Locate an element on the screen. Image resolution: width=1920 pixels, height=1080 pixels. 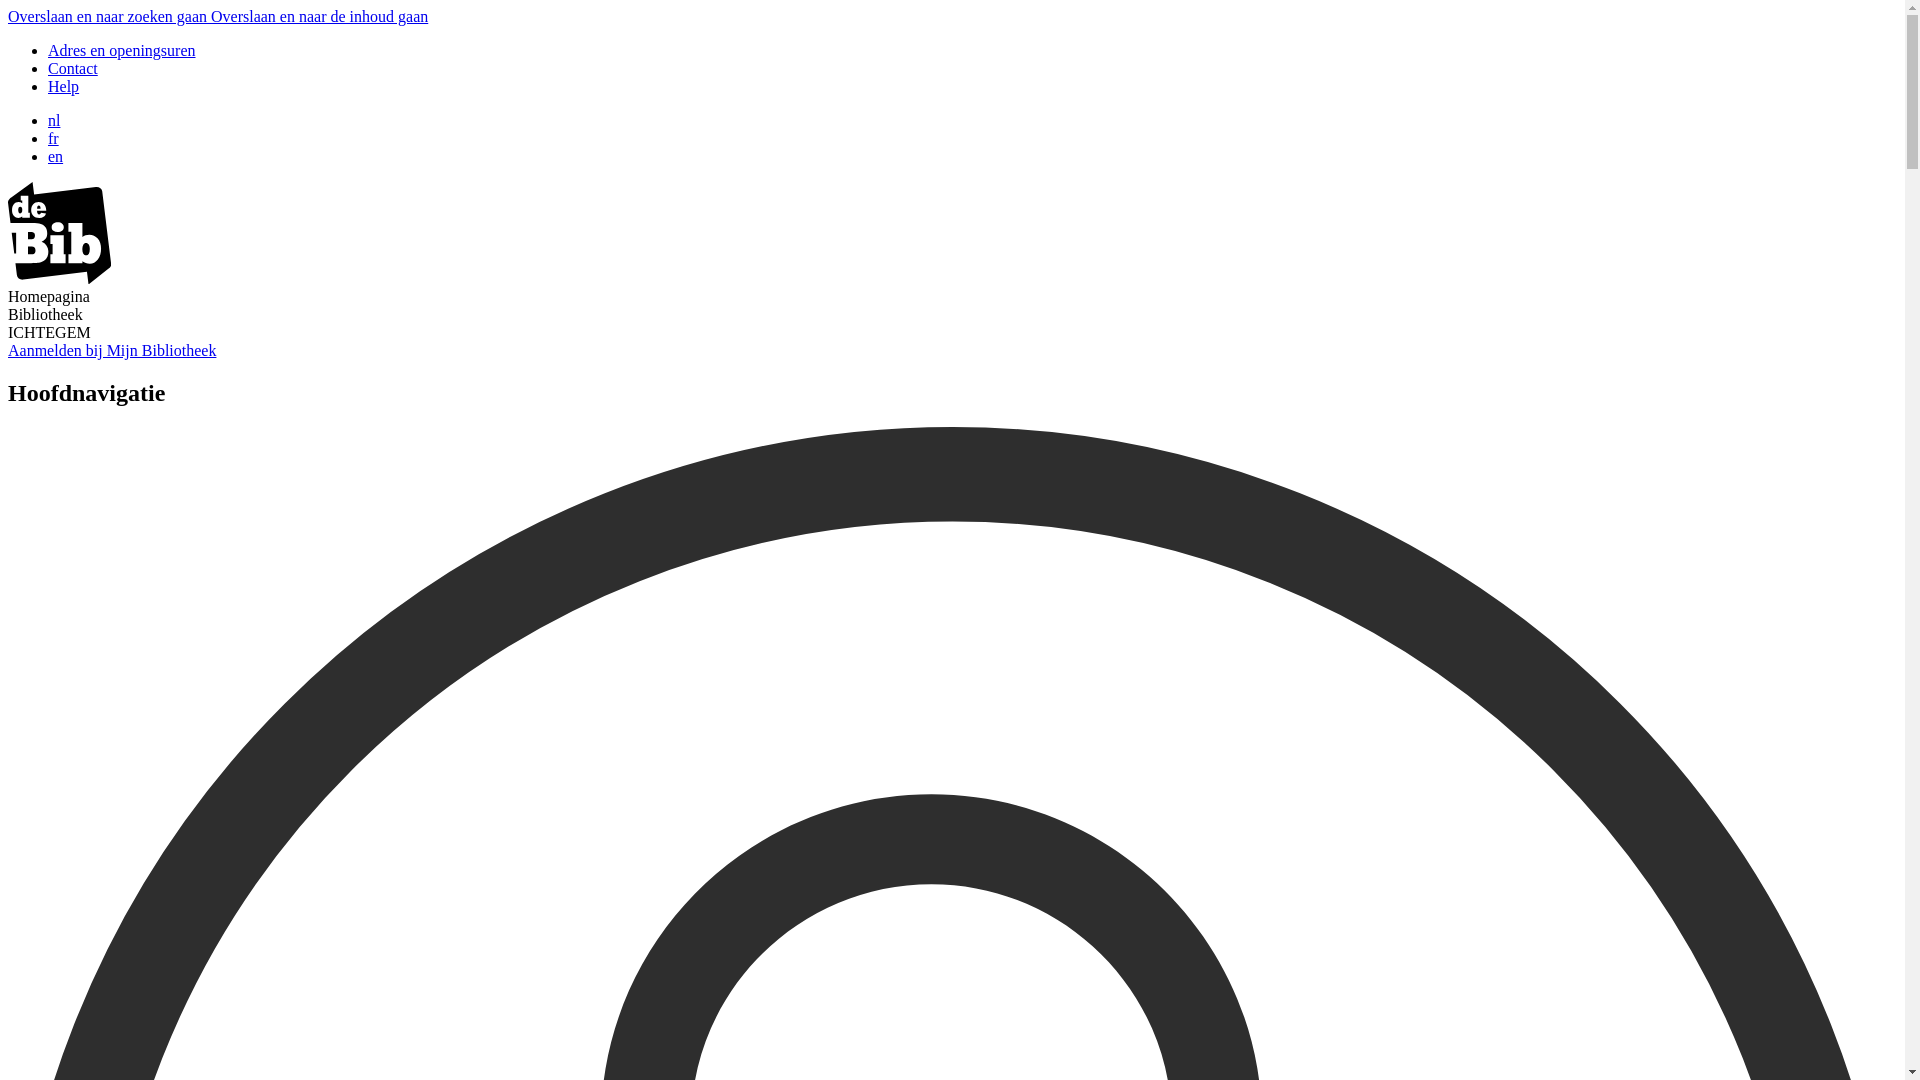
'fr' is located at coordinates (53, 137).